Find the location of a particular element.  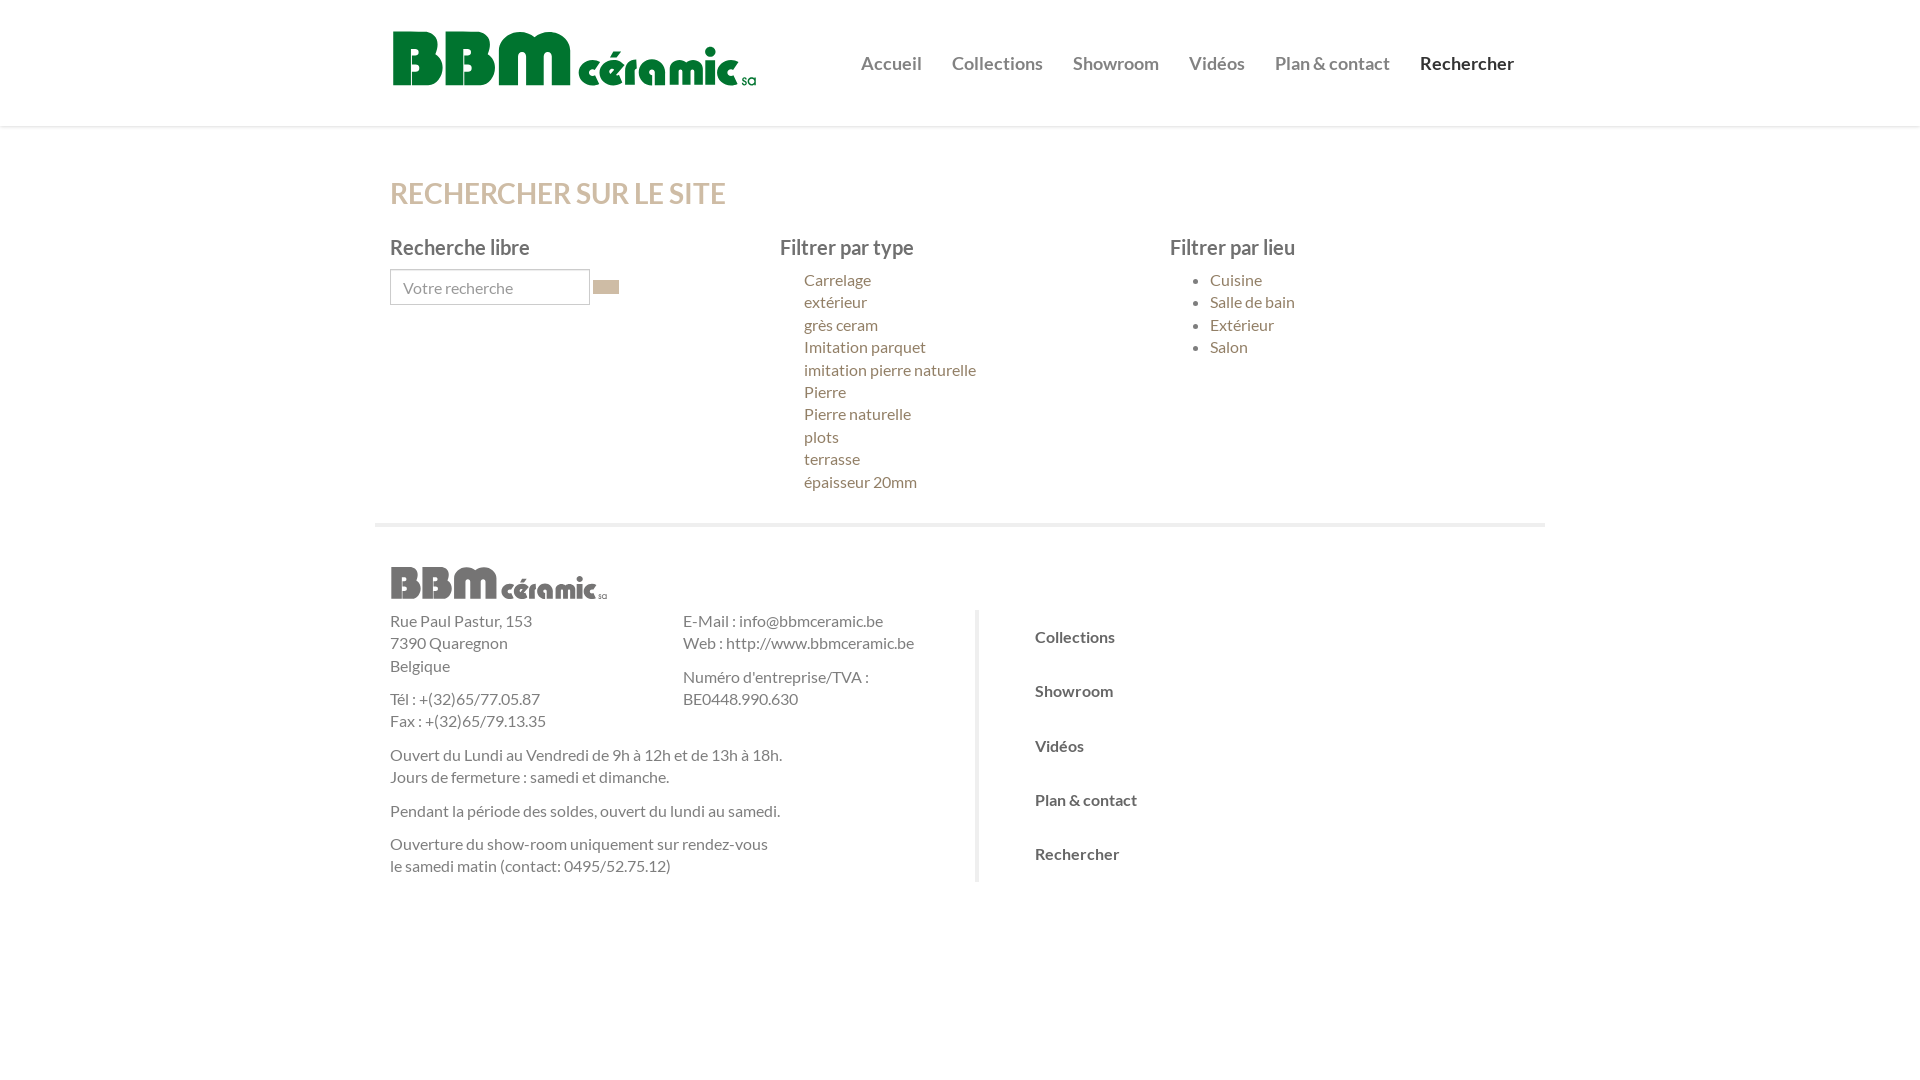

'Salon' is located at coordinates (1227, 345).